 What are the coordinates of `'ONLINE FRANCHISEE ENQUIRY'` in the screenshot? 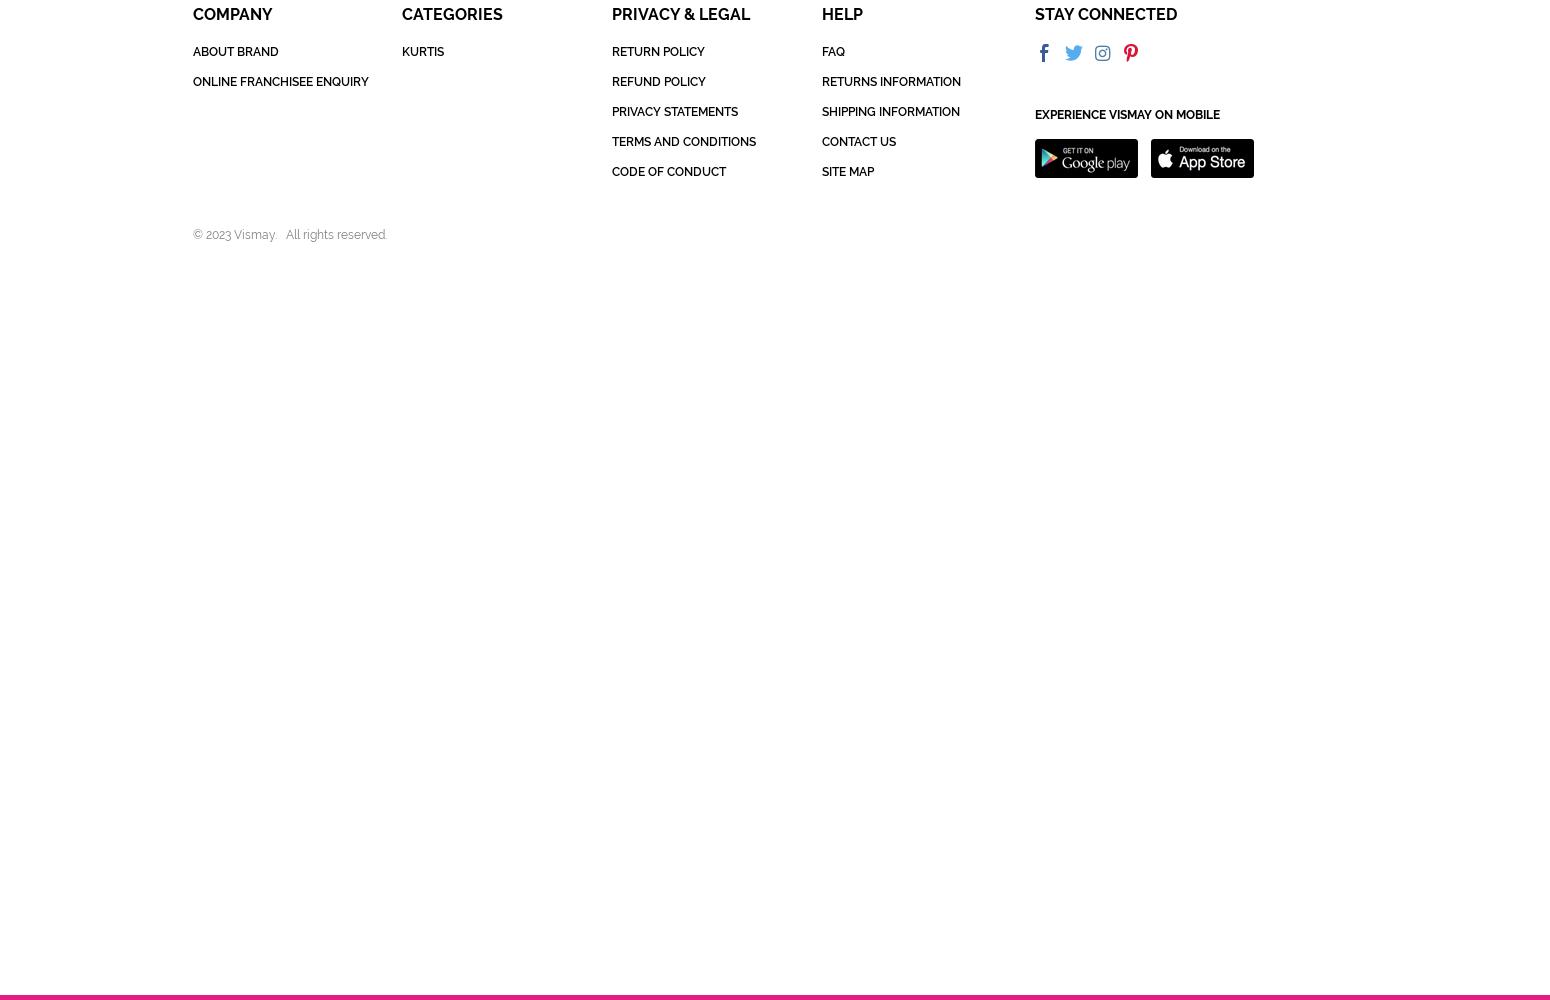 It's located at (279, 81).